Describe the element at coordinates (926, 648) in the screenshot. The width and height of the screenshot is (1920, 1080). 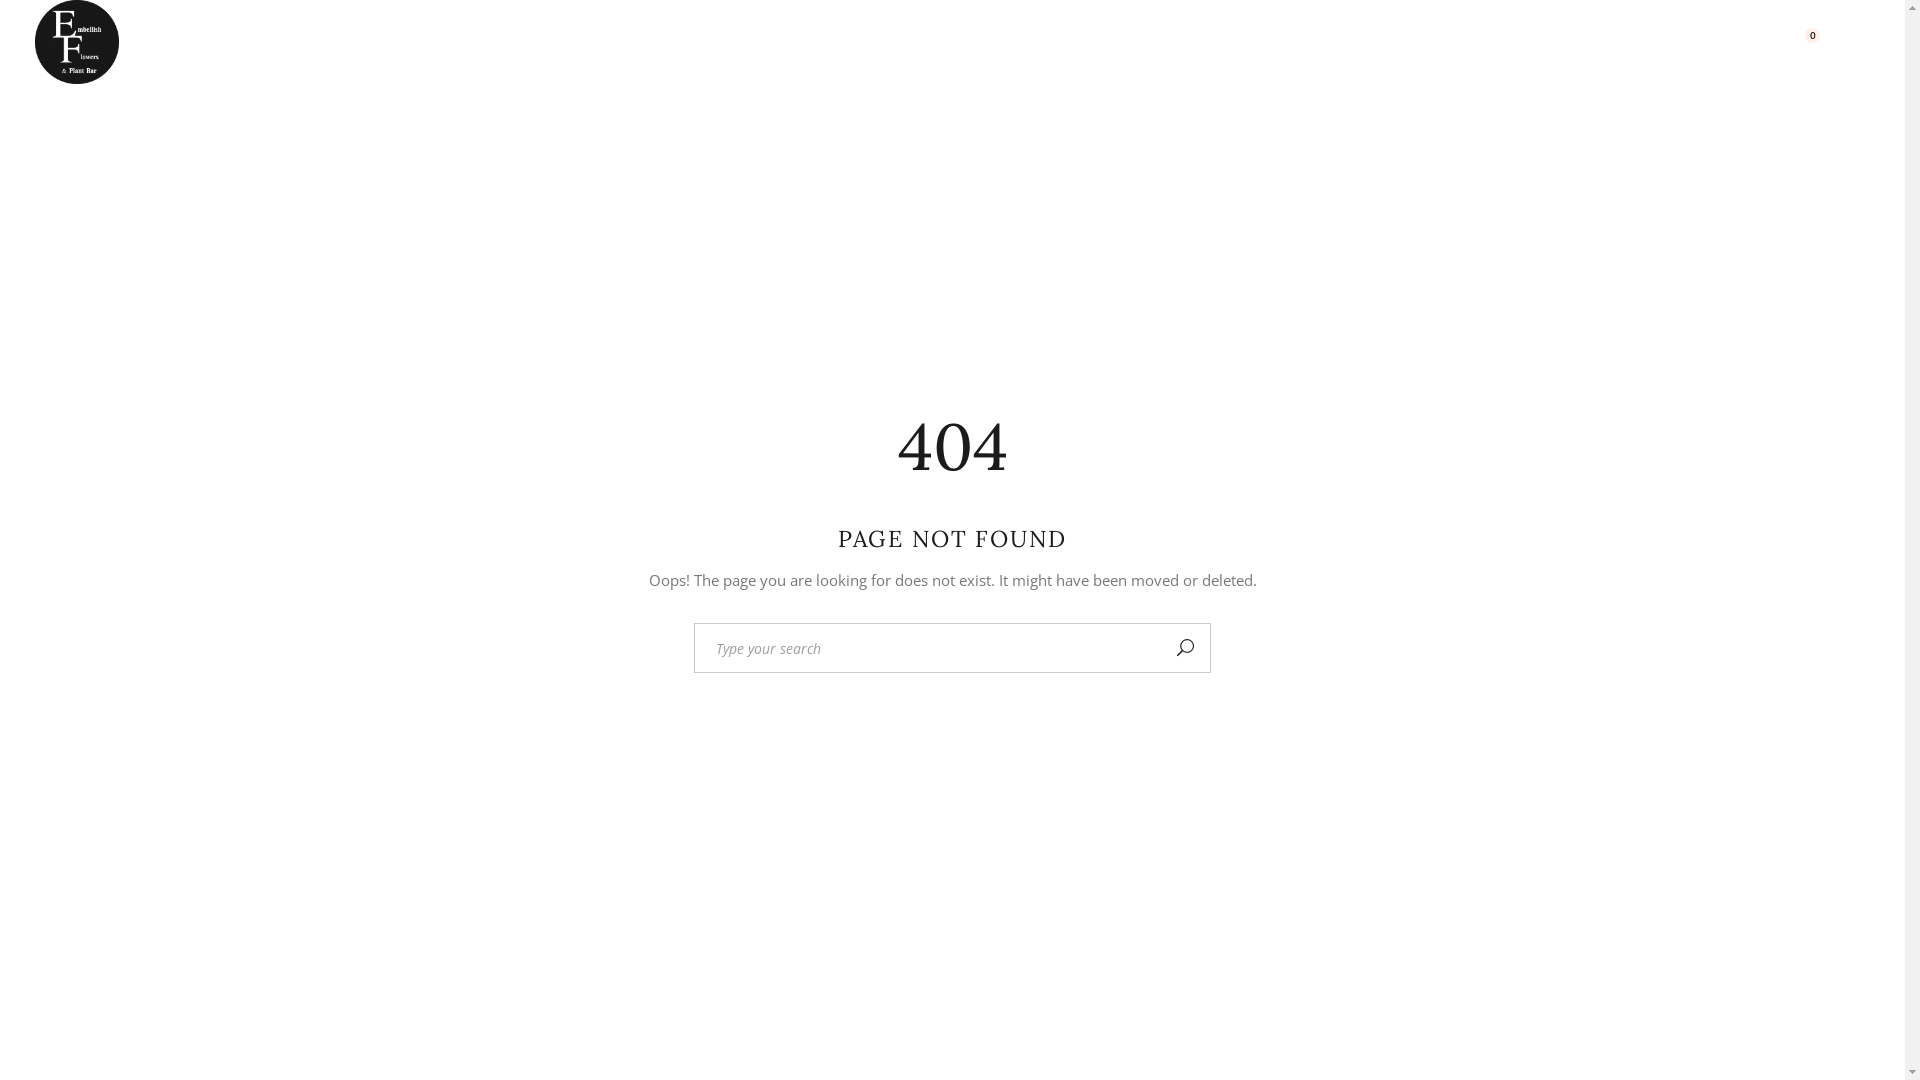
I see `'Search for:'` at that location.